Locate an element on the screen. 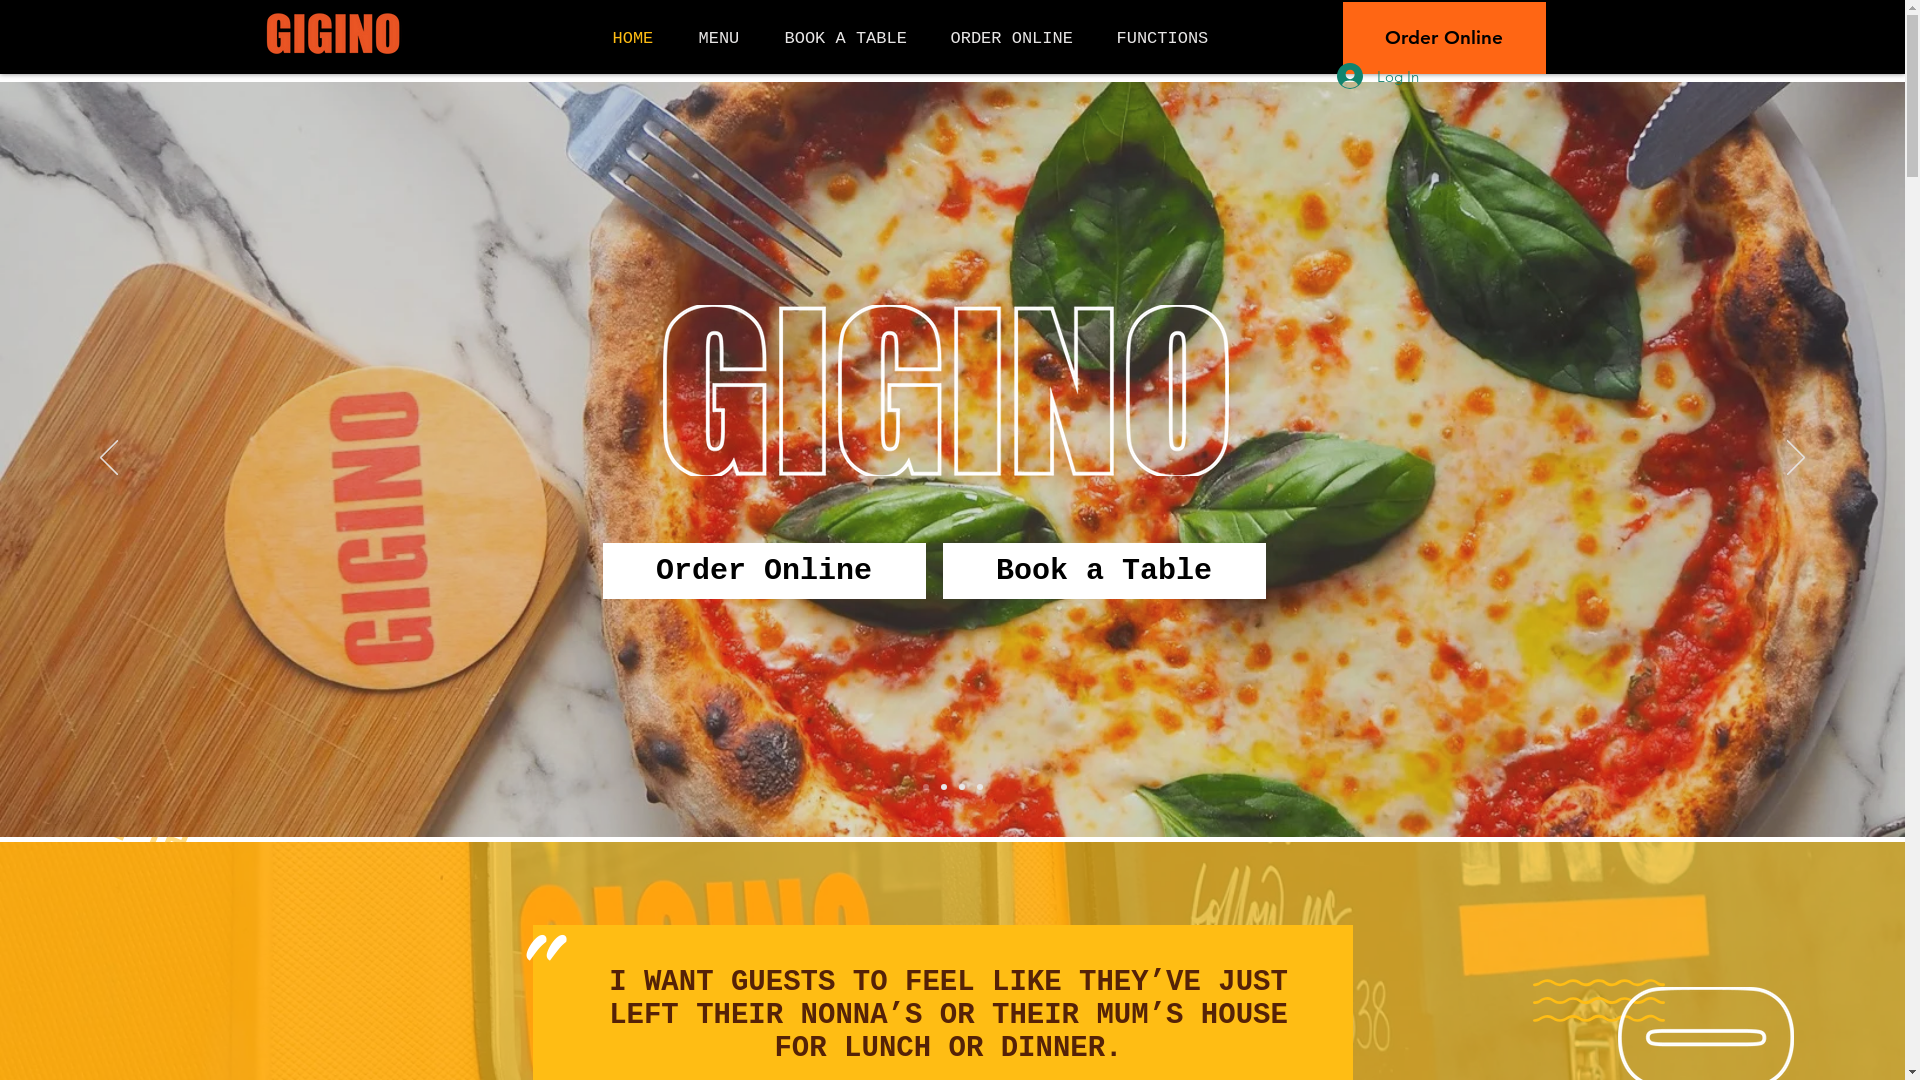 The height and width of the screenshot is (1080, 1920). 'HOME' is located at coordinates (641, 38).